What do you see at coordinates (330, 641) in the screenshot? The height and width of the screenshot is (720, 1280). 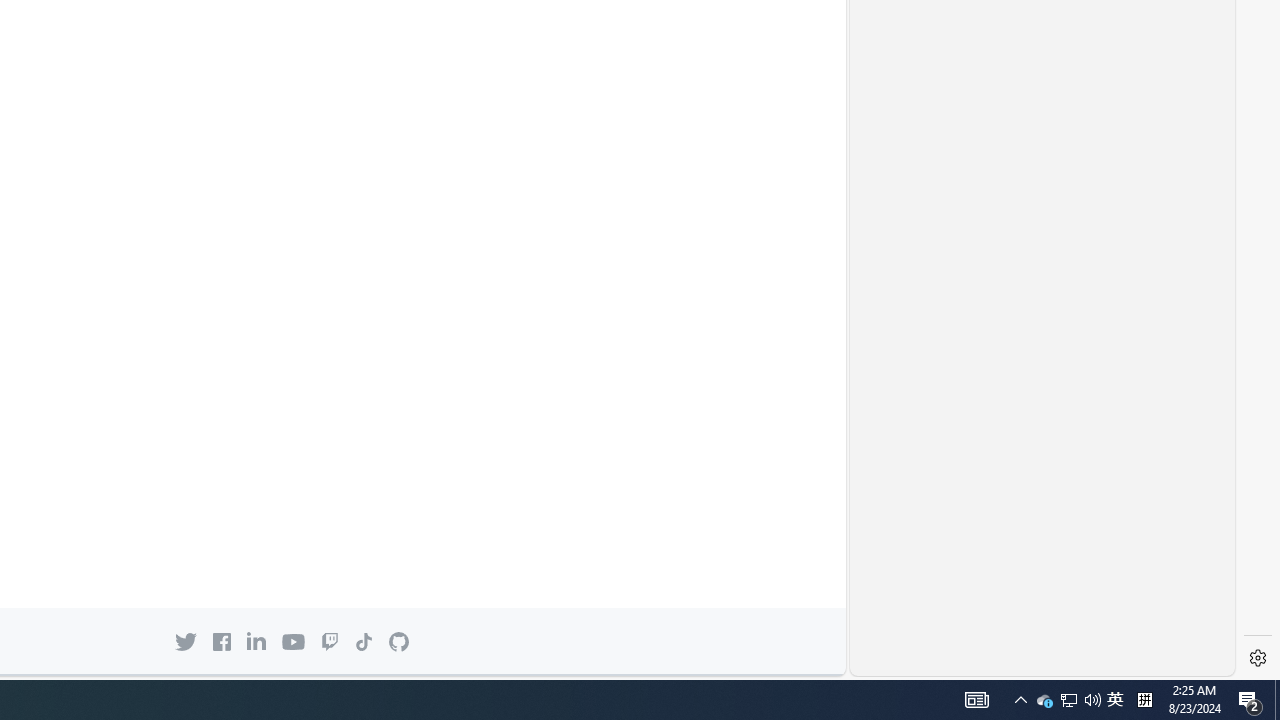 I see `'Twitch icon GitHub on Twitch'` at bounding box center [330, 641].